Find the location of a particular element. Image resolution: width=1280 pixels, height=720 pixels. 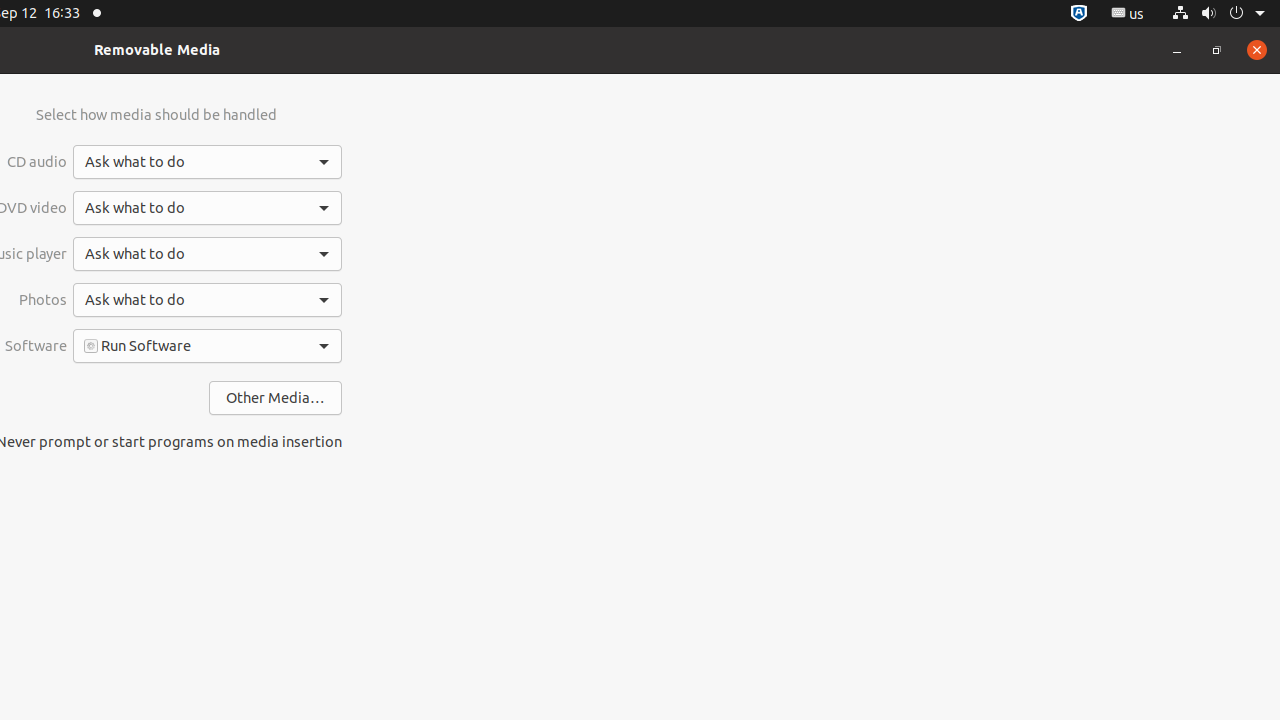

'cc-item-ask' is located at coordinates (207, 161).